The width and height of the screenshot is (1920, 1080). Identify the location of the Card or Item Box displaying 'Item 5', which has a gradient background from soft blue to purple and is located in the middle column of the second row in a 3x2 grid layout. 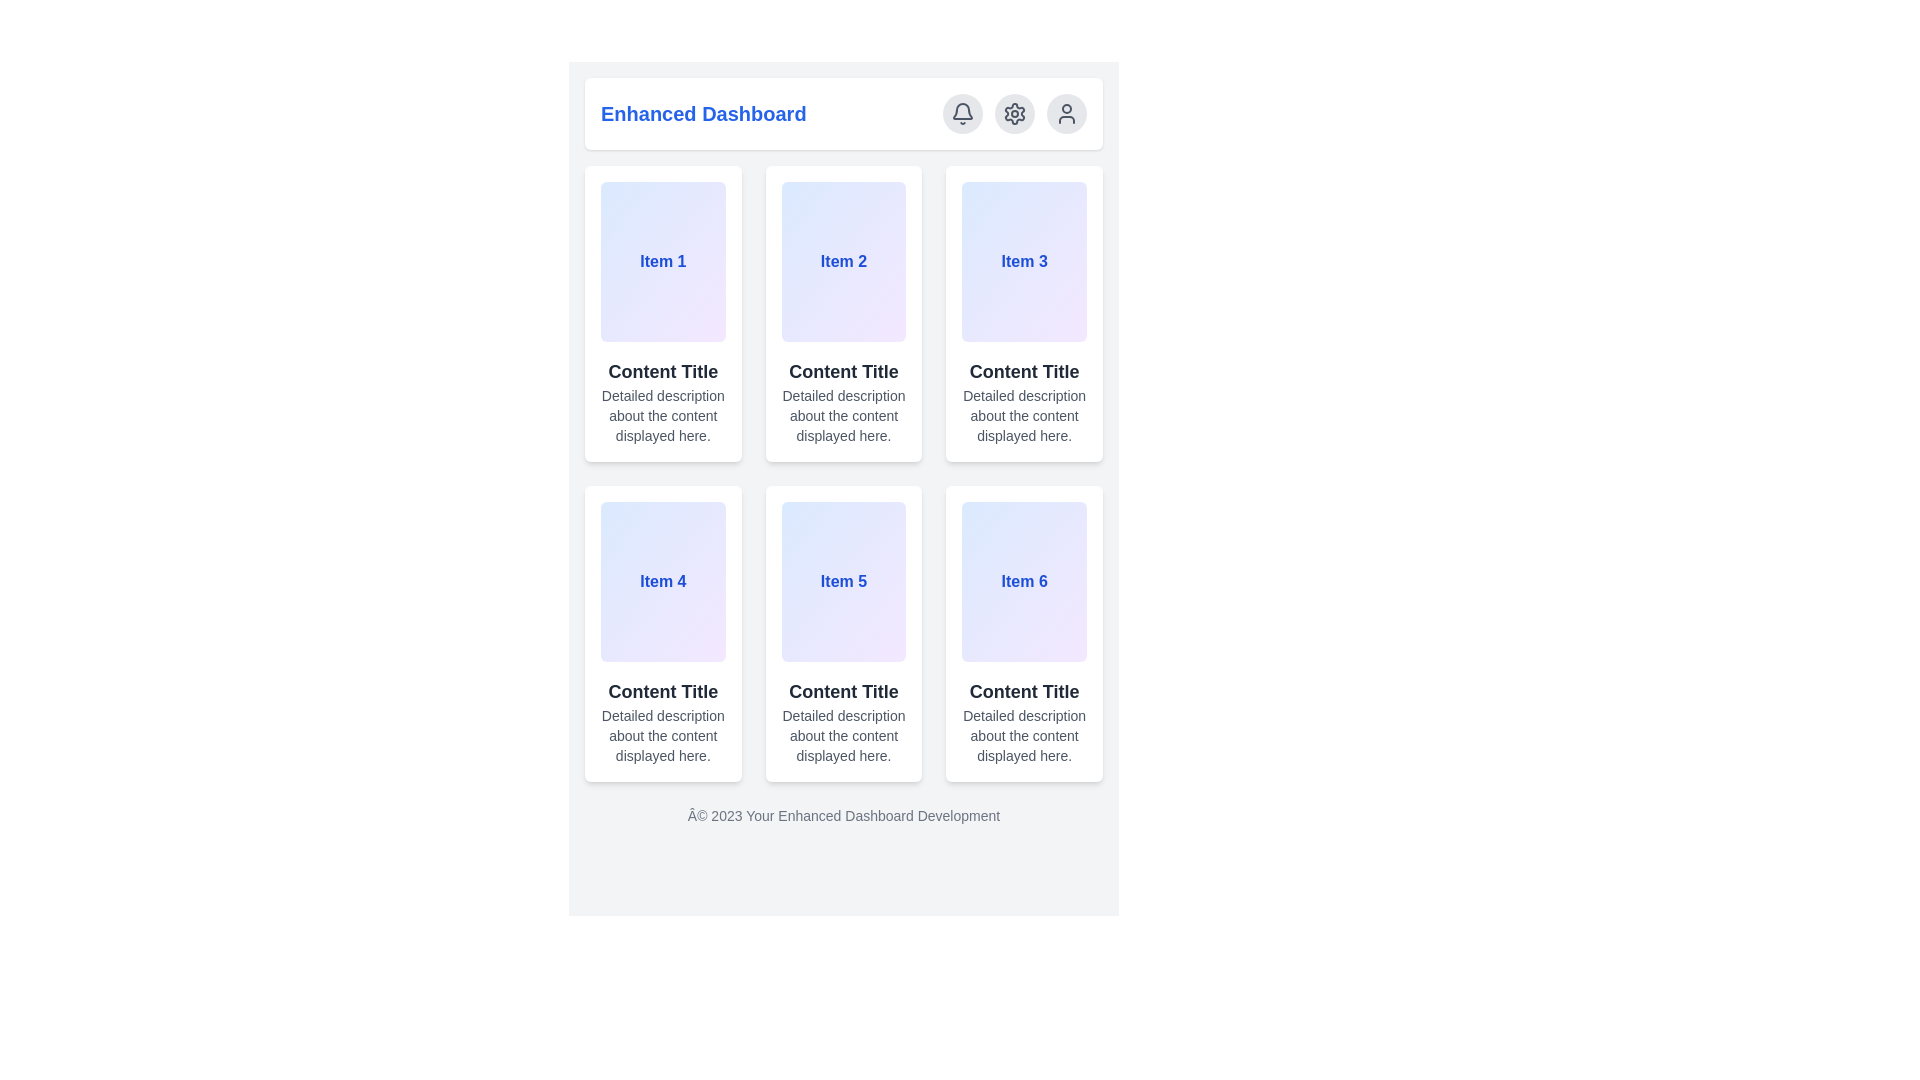
(844, 582).